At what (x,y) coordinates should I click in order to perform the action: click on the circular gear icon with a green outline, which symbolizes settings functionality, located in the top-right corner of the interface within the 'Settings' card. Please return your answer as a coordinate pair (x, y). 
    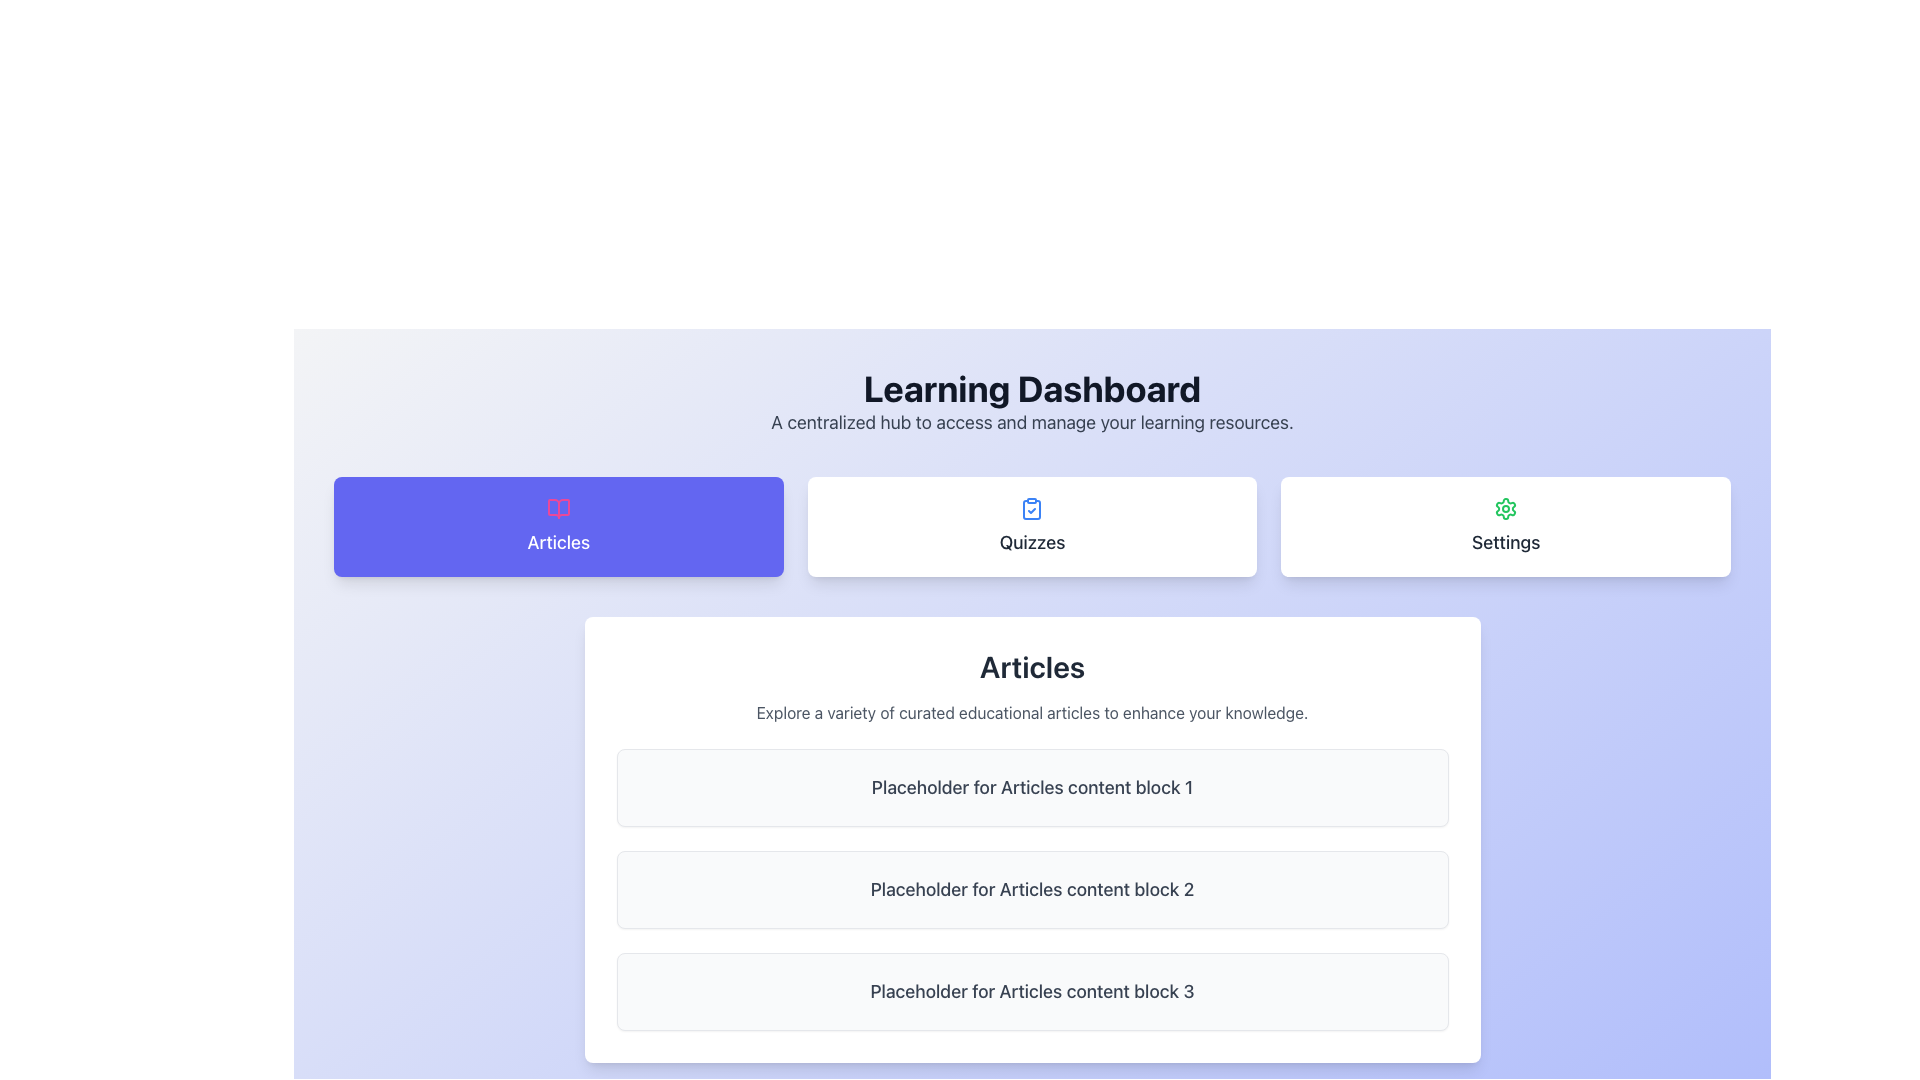
    Looking at the image, I should click on (1506, 508).